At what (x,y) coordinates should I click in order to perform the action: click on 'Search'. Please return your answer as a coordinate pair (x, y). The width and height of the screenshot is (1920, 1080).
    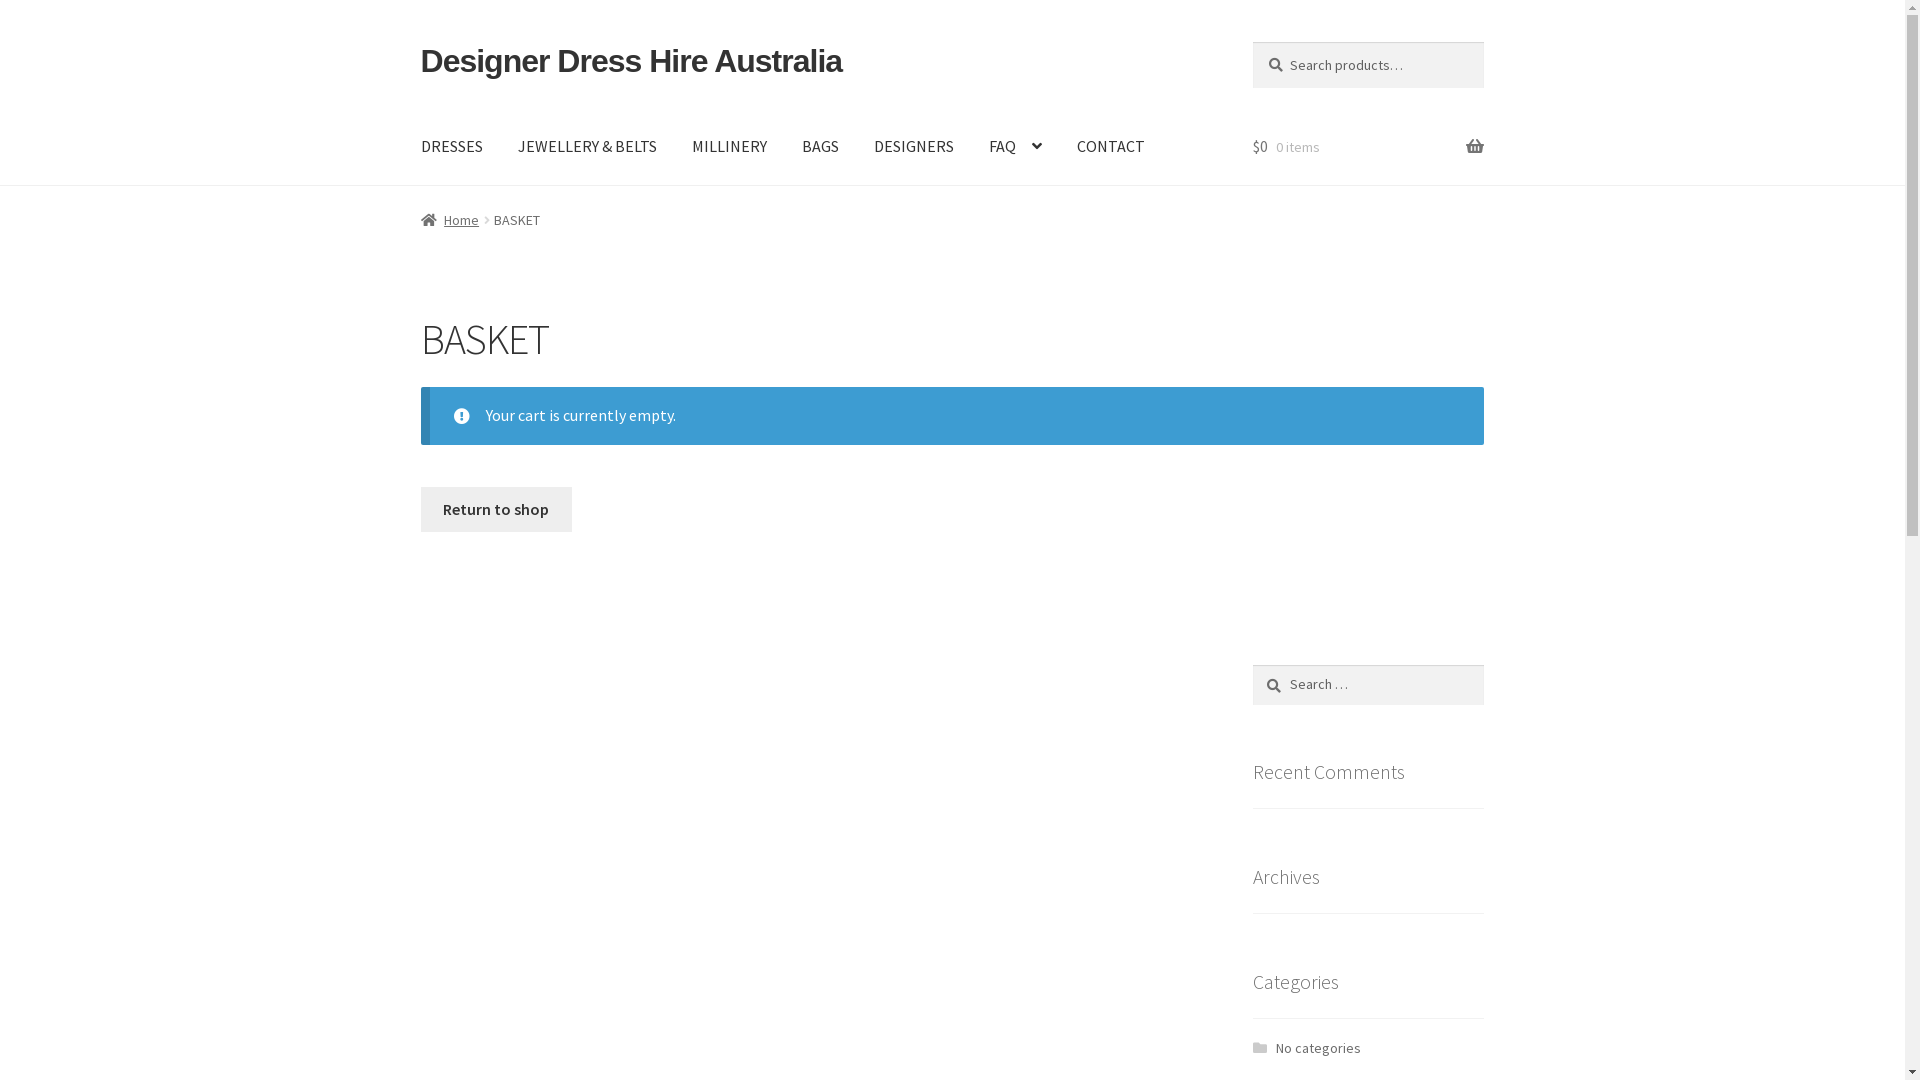
    Looking at the image, I should click on (1251, 664).